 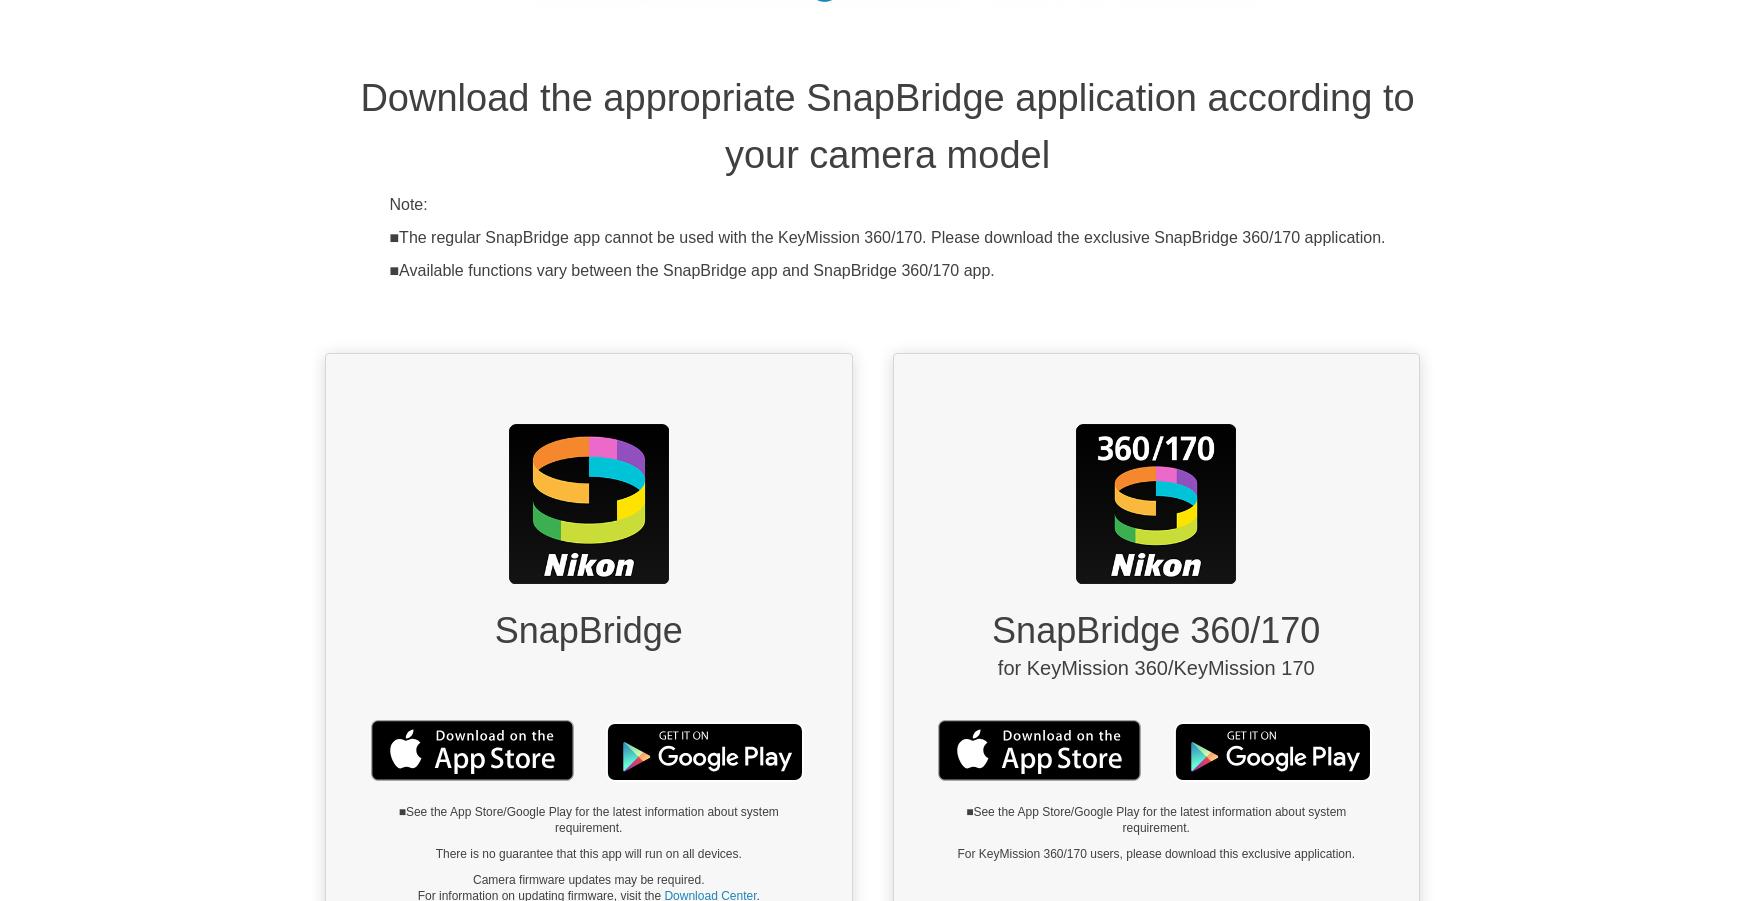 What do you see at coordinates (588, 630) in the screenshot?
I see `'SnapBridge'` at bounding box center [588, 630].